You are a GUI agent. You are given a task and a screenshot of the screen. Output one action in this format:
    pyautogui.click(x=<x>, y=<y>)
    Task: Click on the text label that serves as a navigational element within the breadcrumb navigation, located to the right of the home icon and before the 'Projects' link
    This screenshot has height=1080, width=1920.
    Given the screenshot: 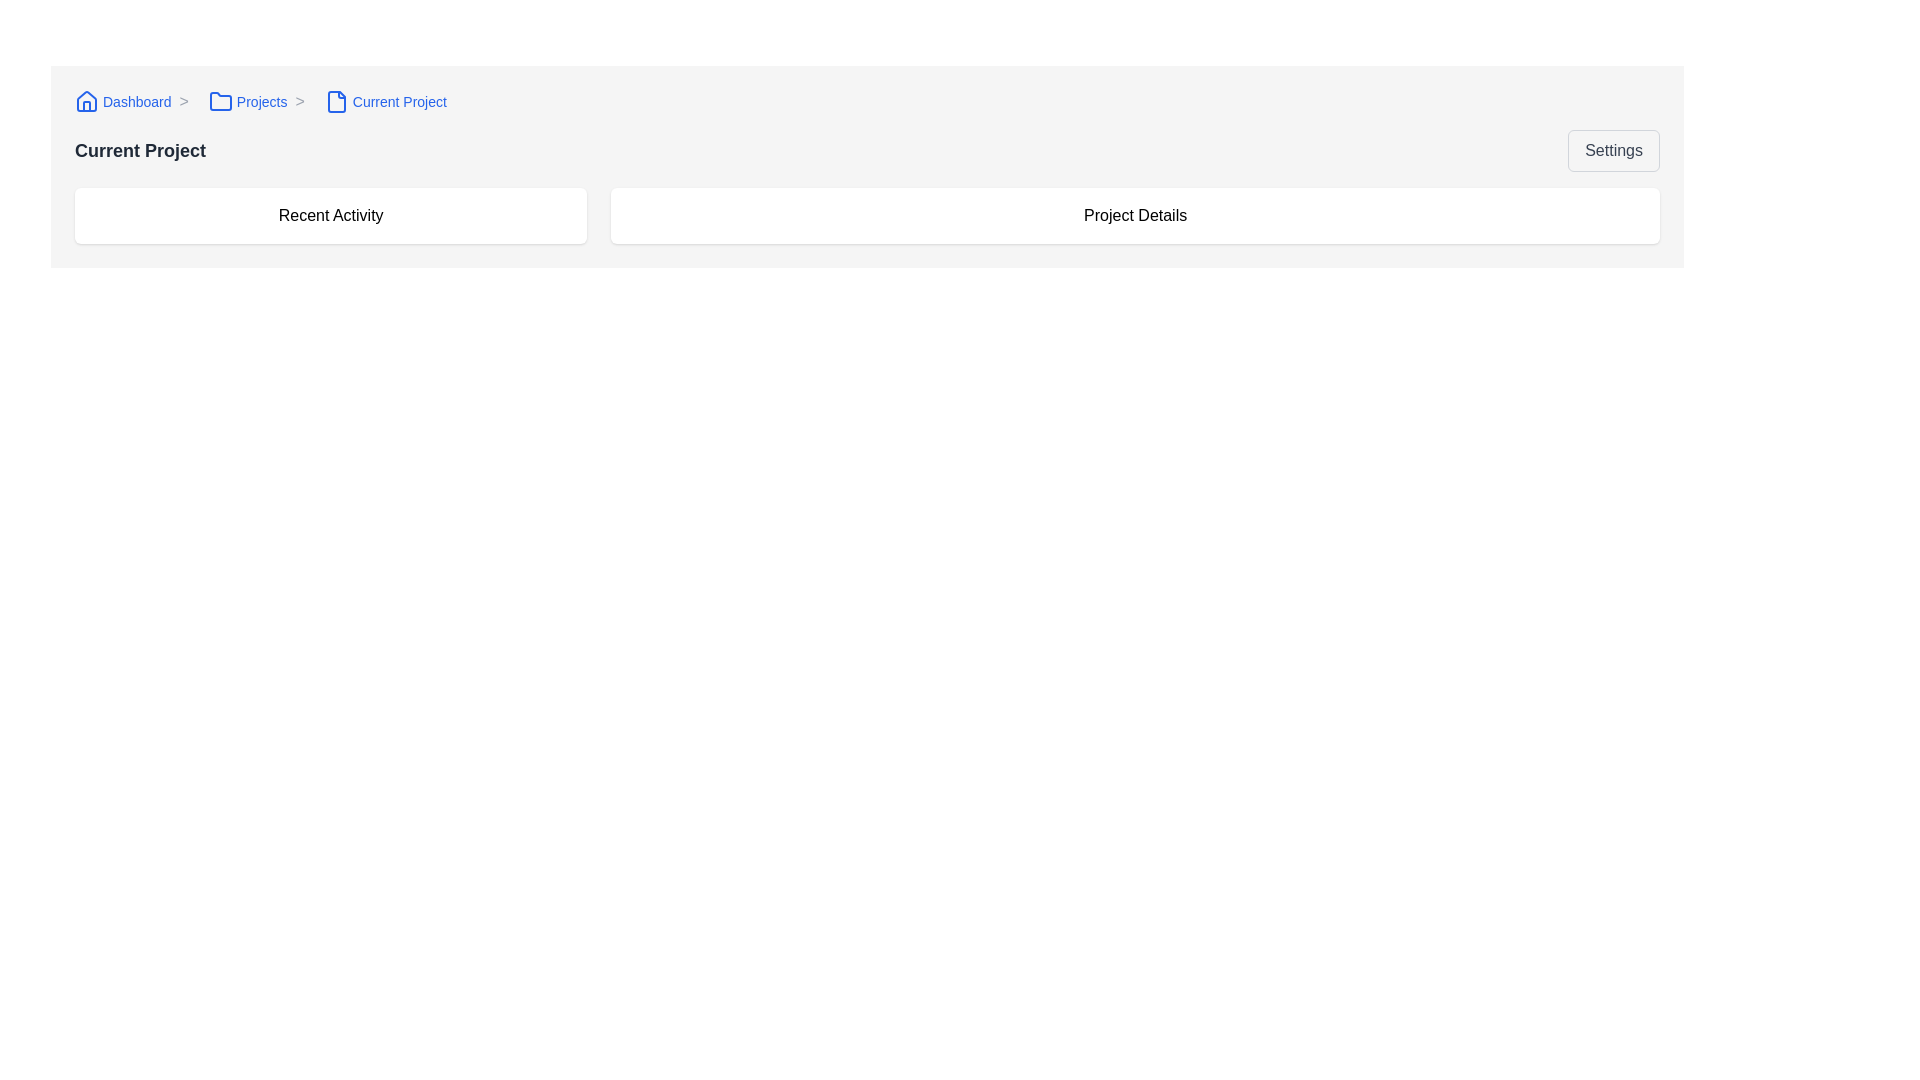 What is the action you would take?
    pyautogui.click(x=136, y=101)
    